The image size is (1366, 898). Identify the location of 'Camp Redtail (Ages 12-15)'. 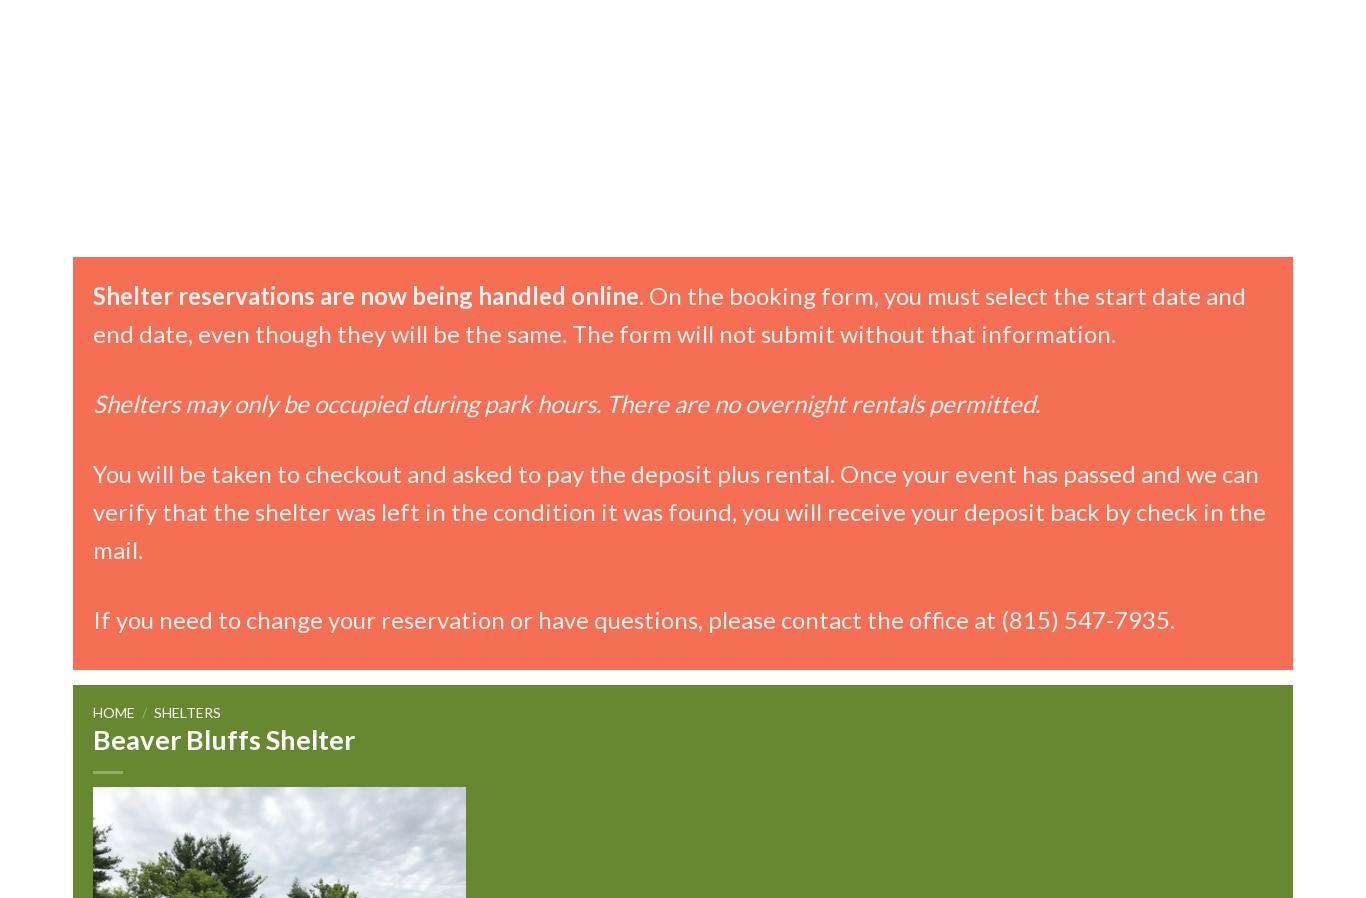
(933, 210).